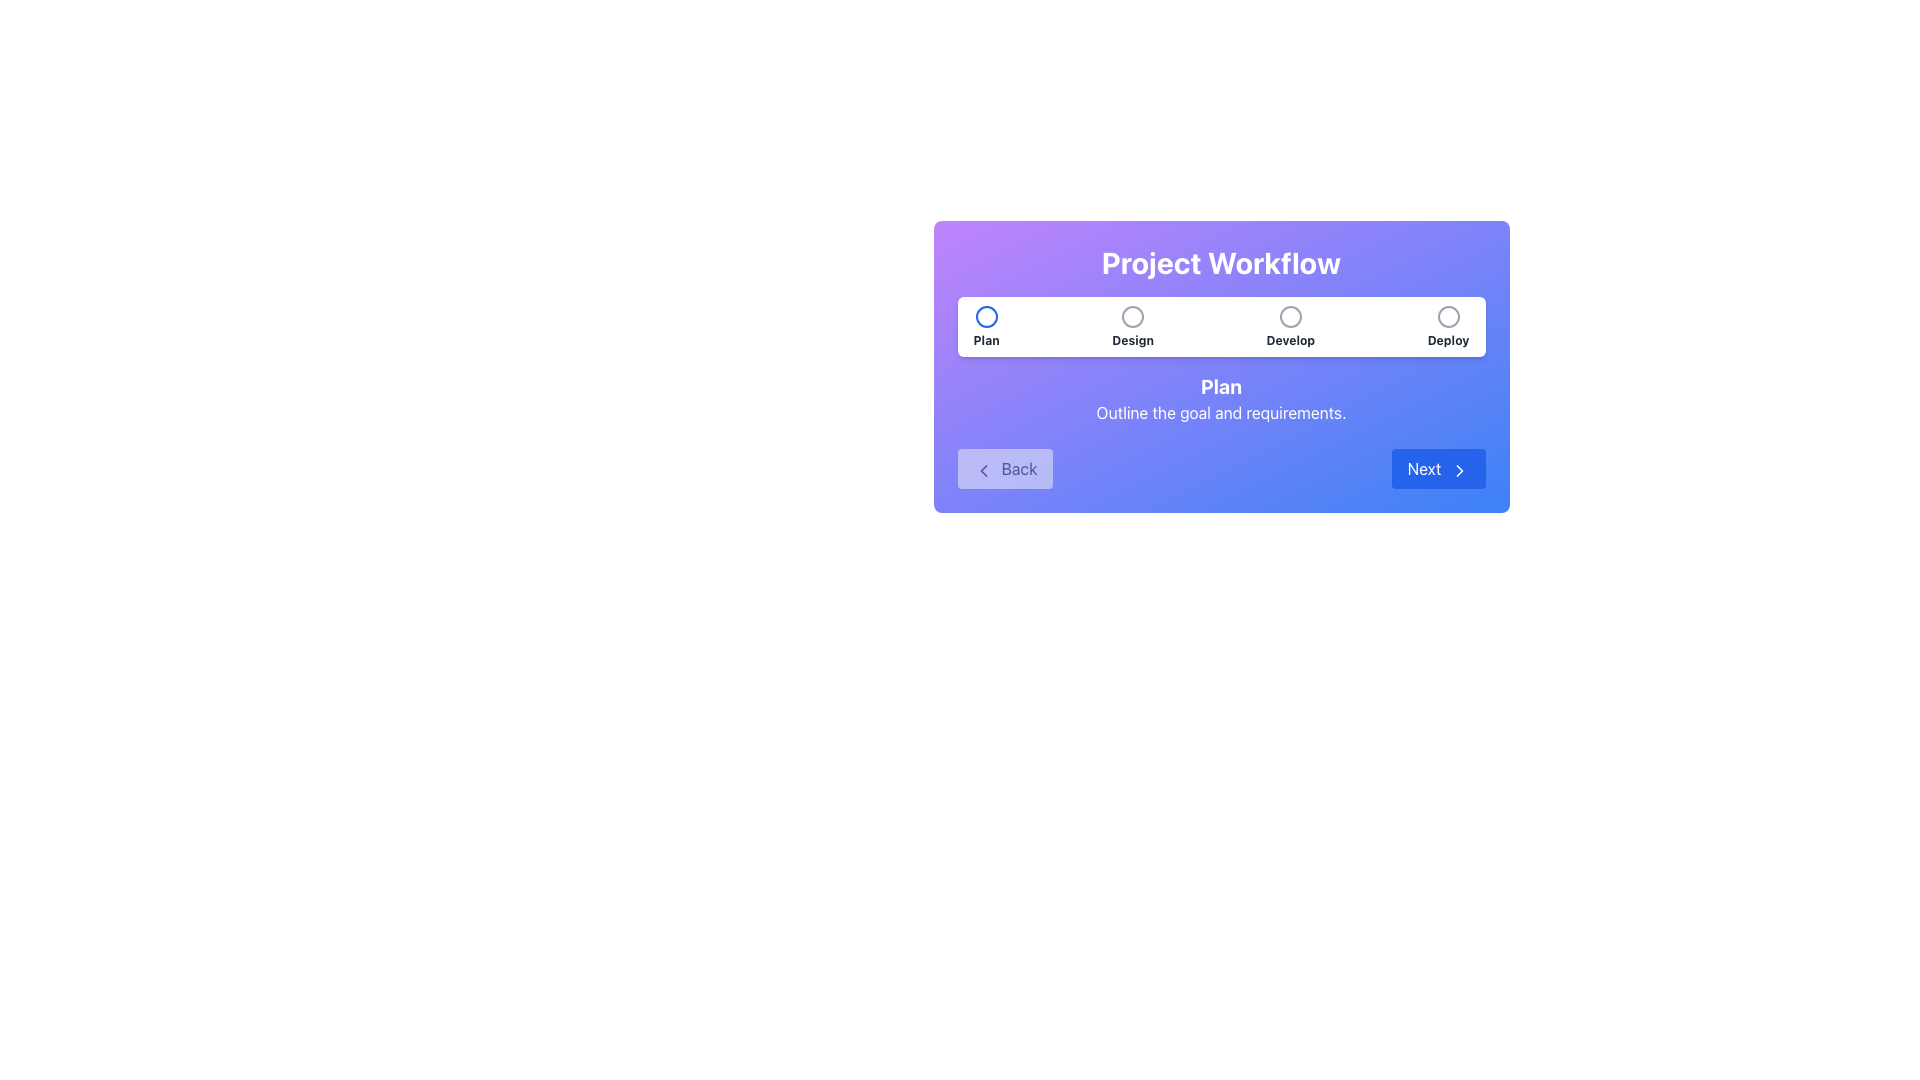  Describe the element at coordinates (1448, 326) in the screenshot. I see `the non-interactive icon-text combination indicating the 'Deploy' step in the workflow process, positioned at the far right of the sequence under the 'Project Workflow' heading` at that location.